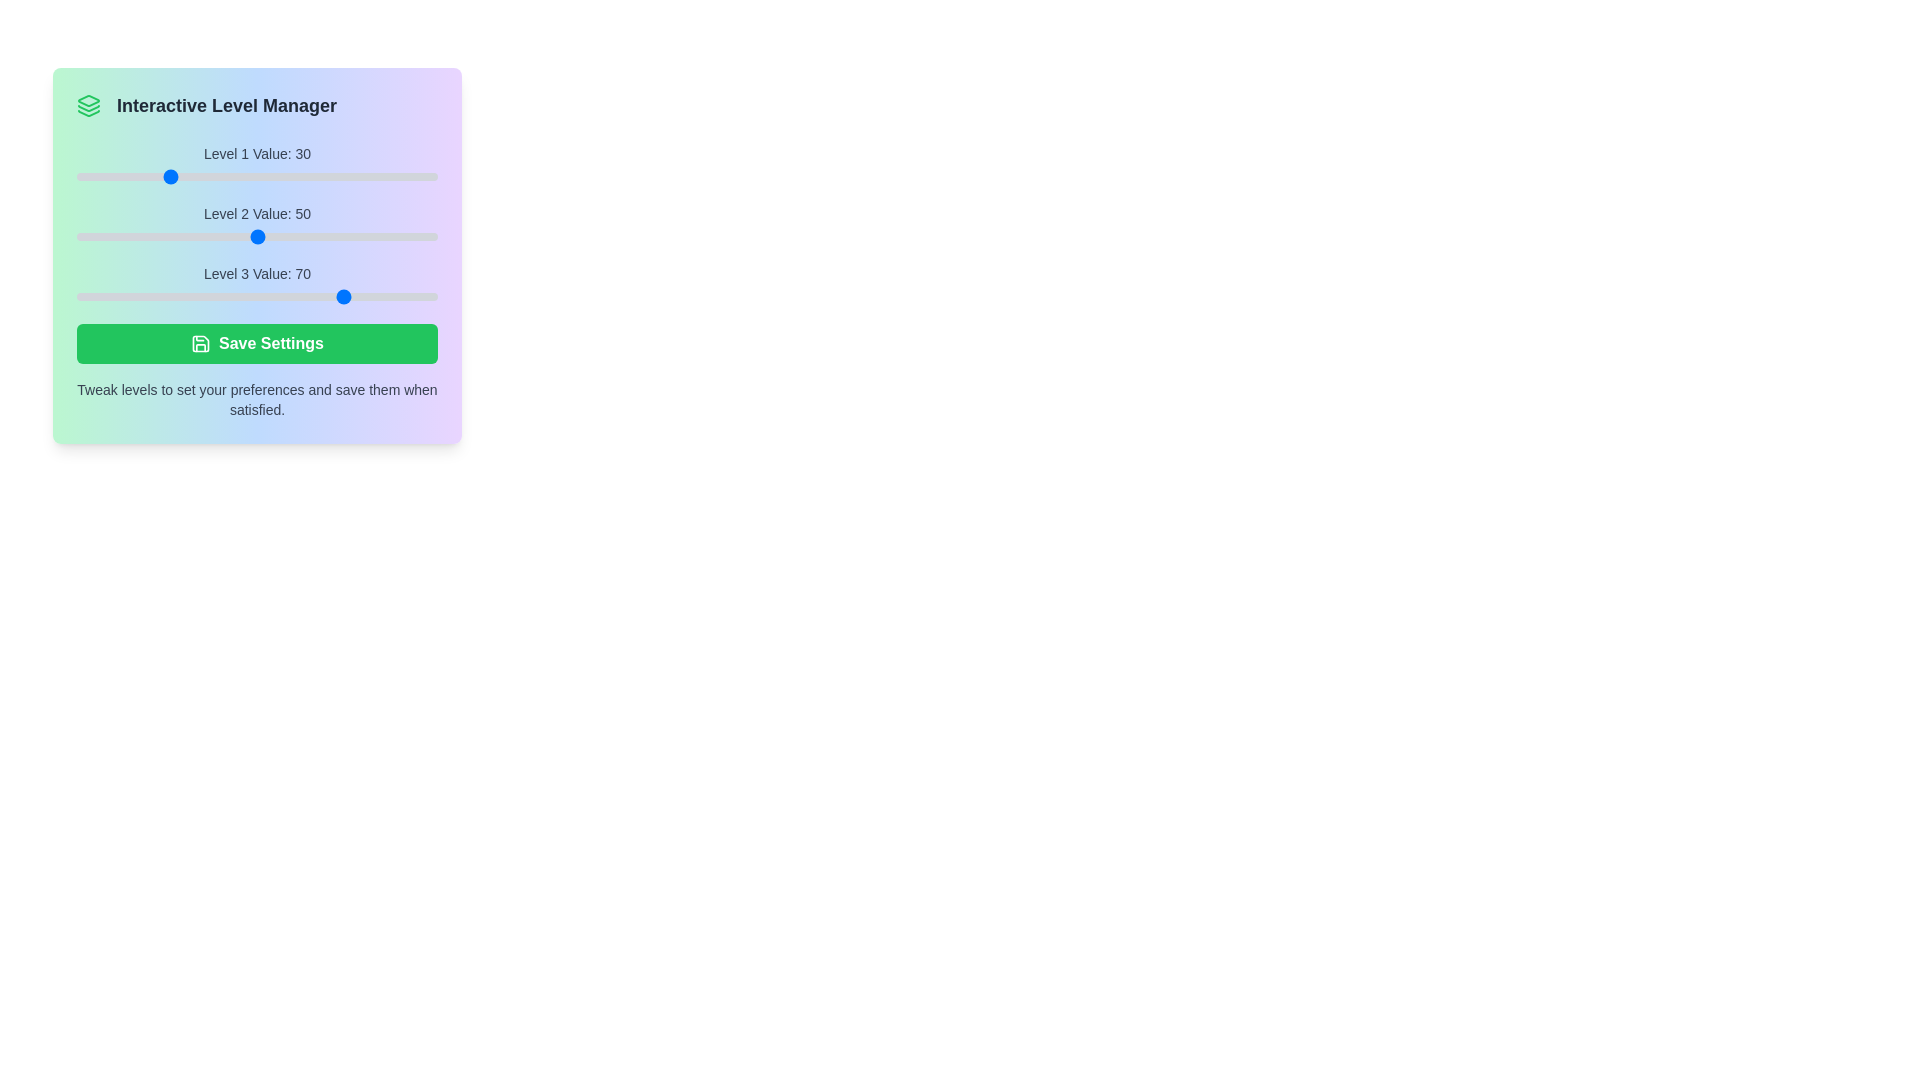 This screenshot has width=1920, height=1080. Describe the element at coordinates (256, 225) in the screenshot. I see `the circular handle of the second slider labeled 'Level 2 Value: 50'` at that location.